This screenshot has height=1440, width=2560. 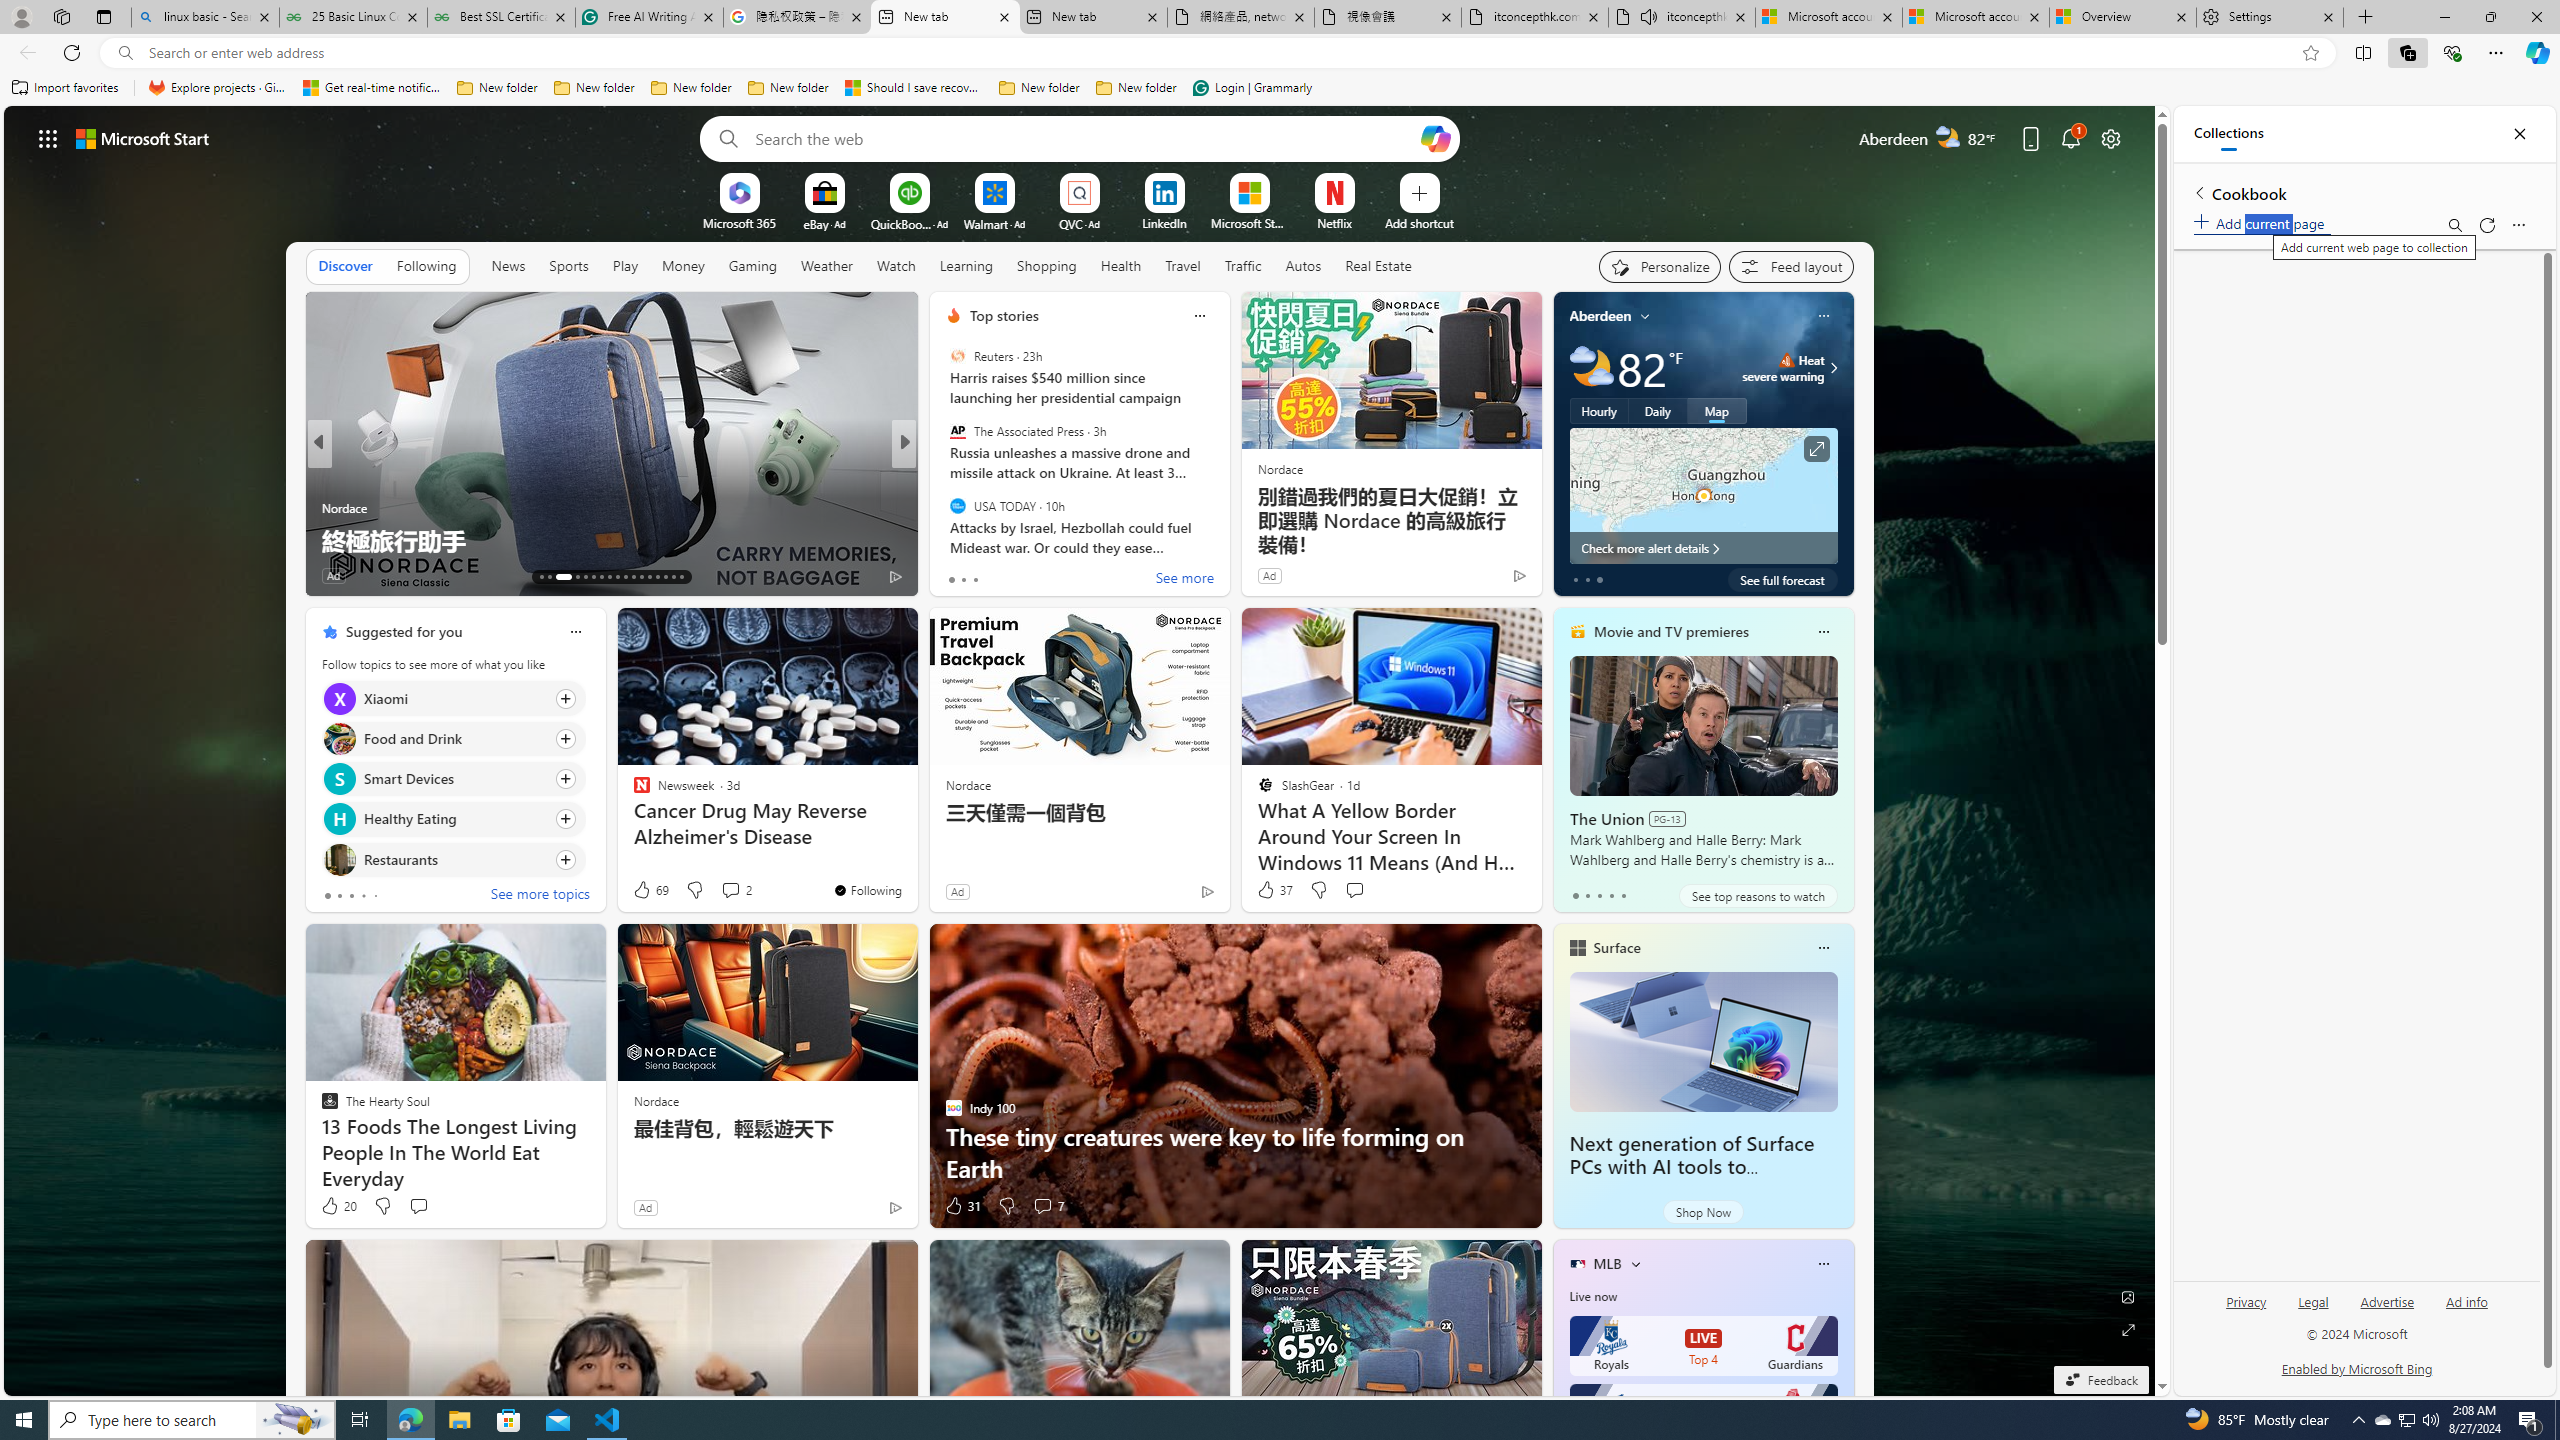 What do you see at coordinates (945, 506) in the screenshot?
I see `'XDA Developers'` at bounding box center [945, 506].